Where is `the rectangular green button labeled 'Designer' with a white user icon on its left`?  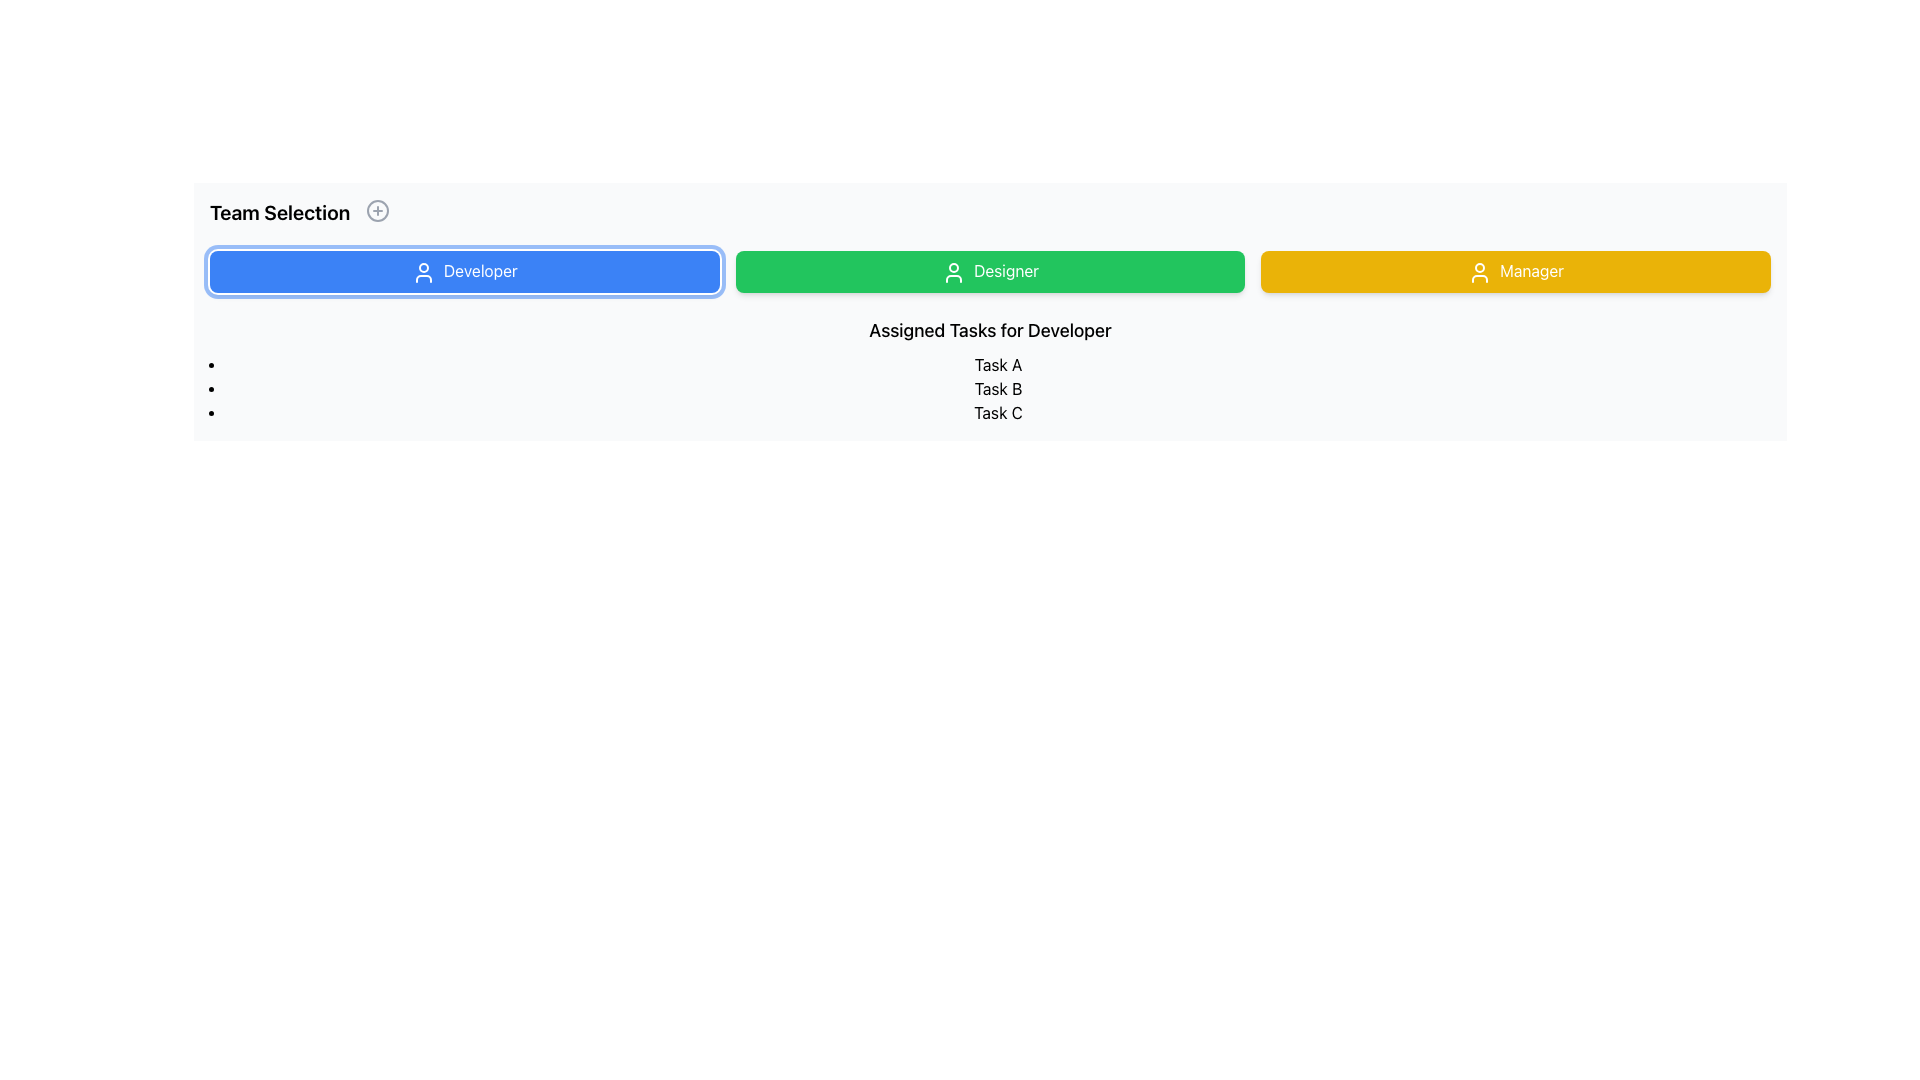
the rectangular green button labeled 'Designer' with a white user icon on its left is located at coordinates (990, 271).